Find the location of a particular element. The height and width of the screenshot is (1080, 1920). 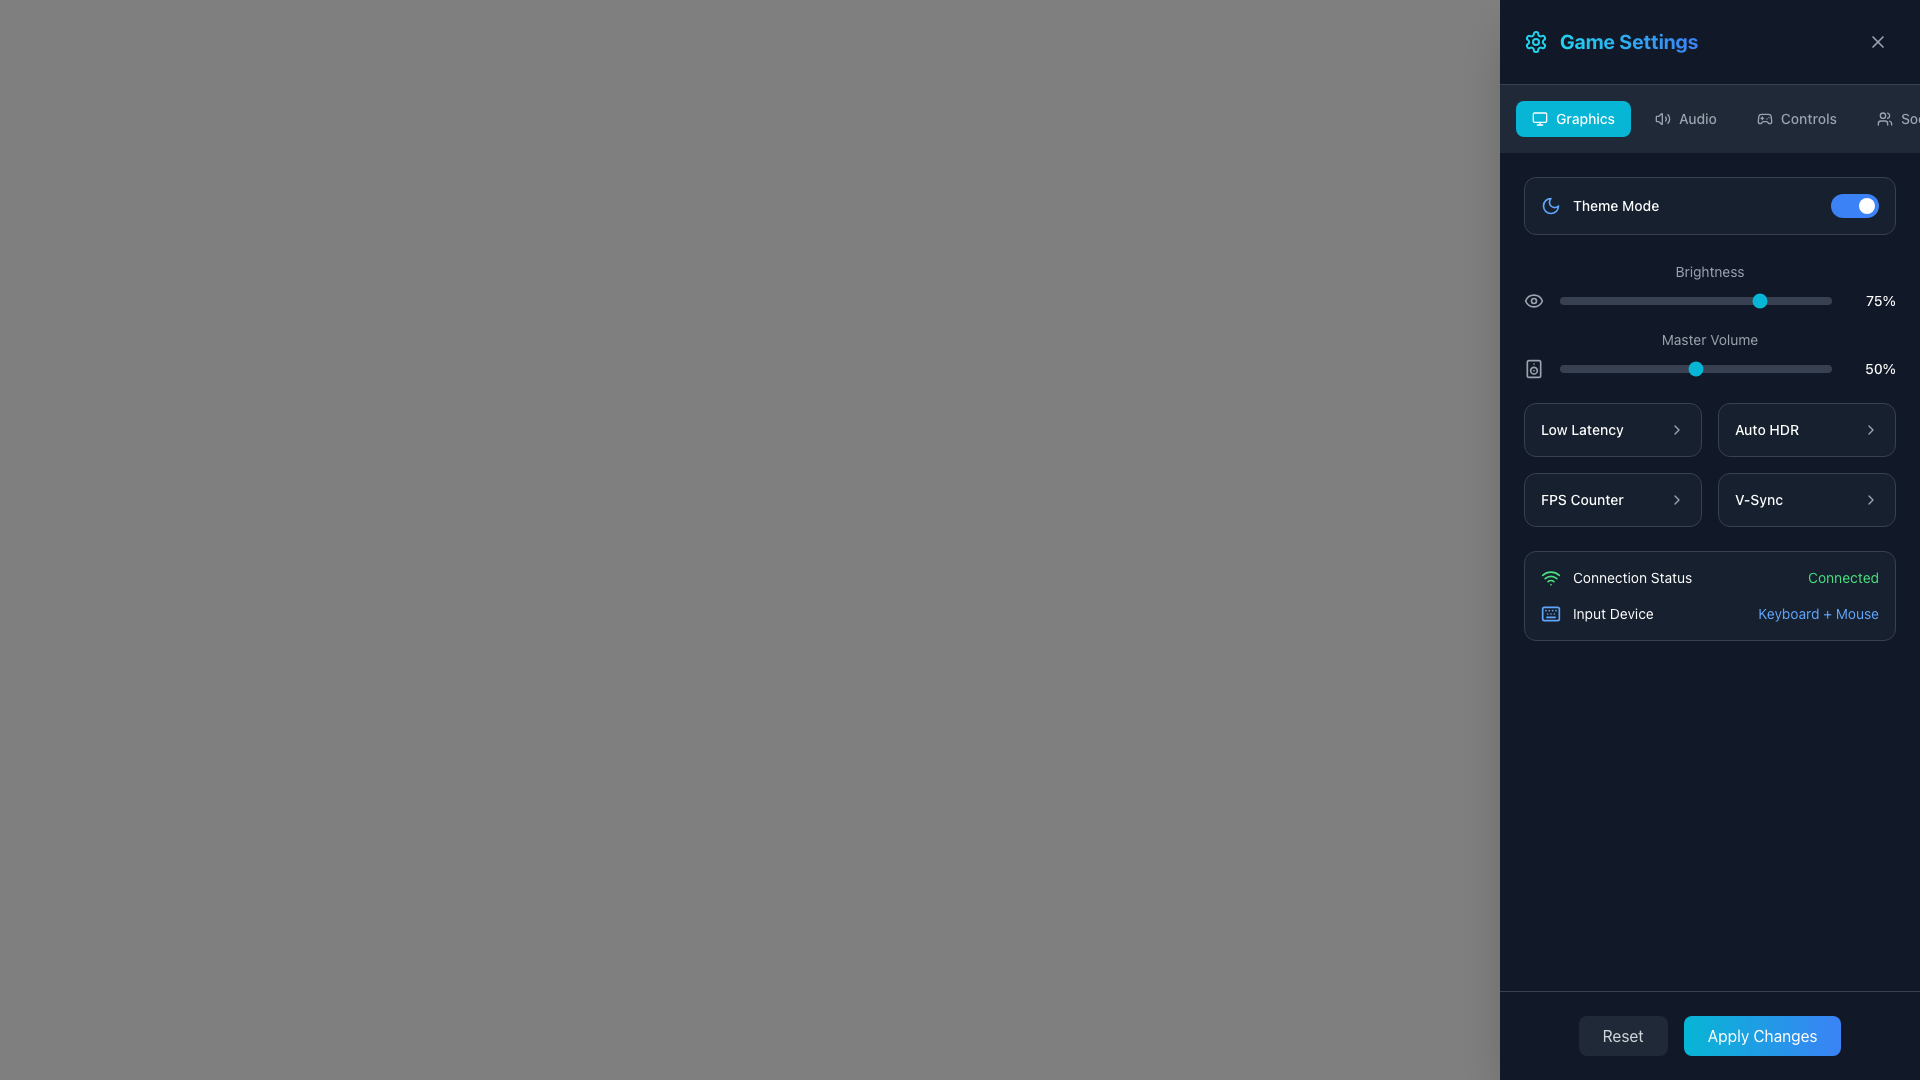

the Text label that describes the latency setting in the Graphics tab of the settings interface, positioned on the left side with an arrow icon to its right is located at coordinates (1581, 428).